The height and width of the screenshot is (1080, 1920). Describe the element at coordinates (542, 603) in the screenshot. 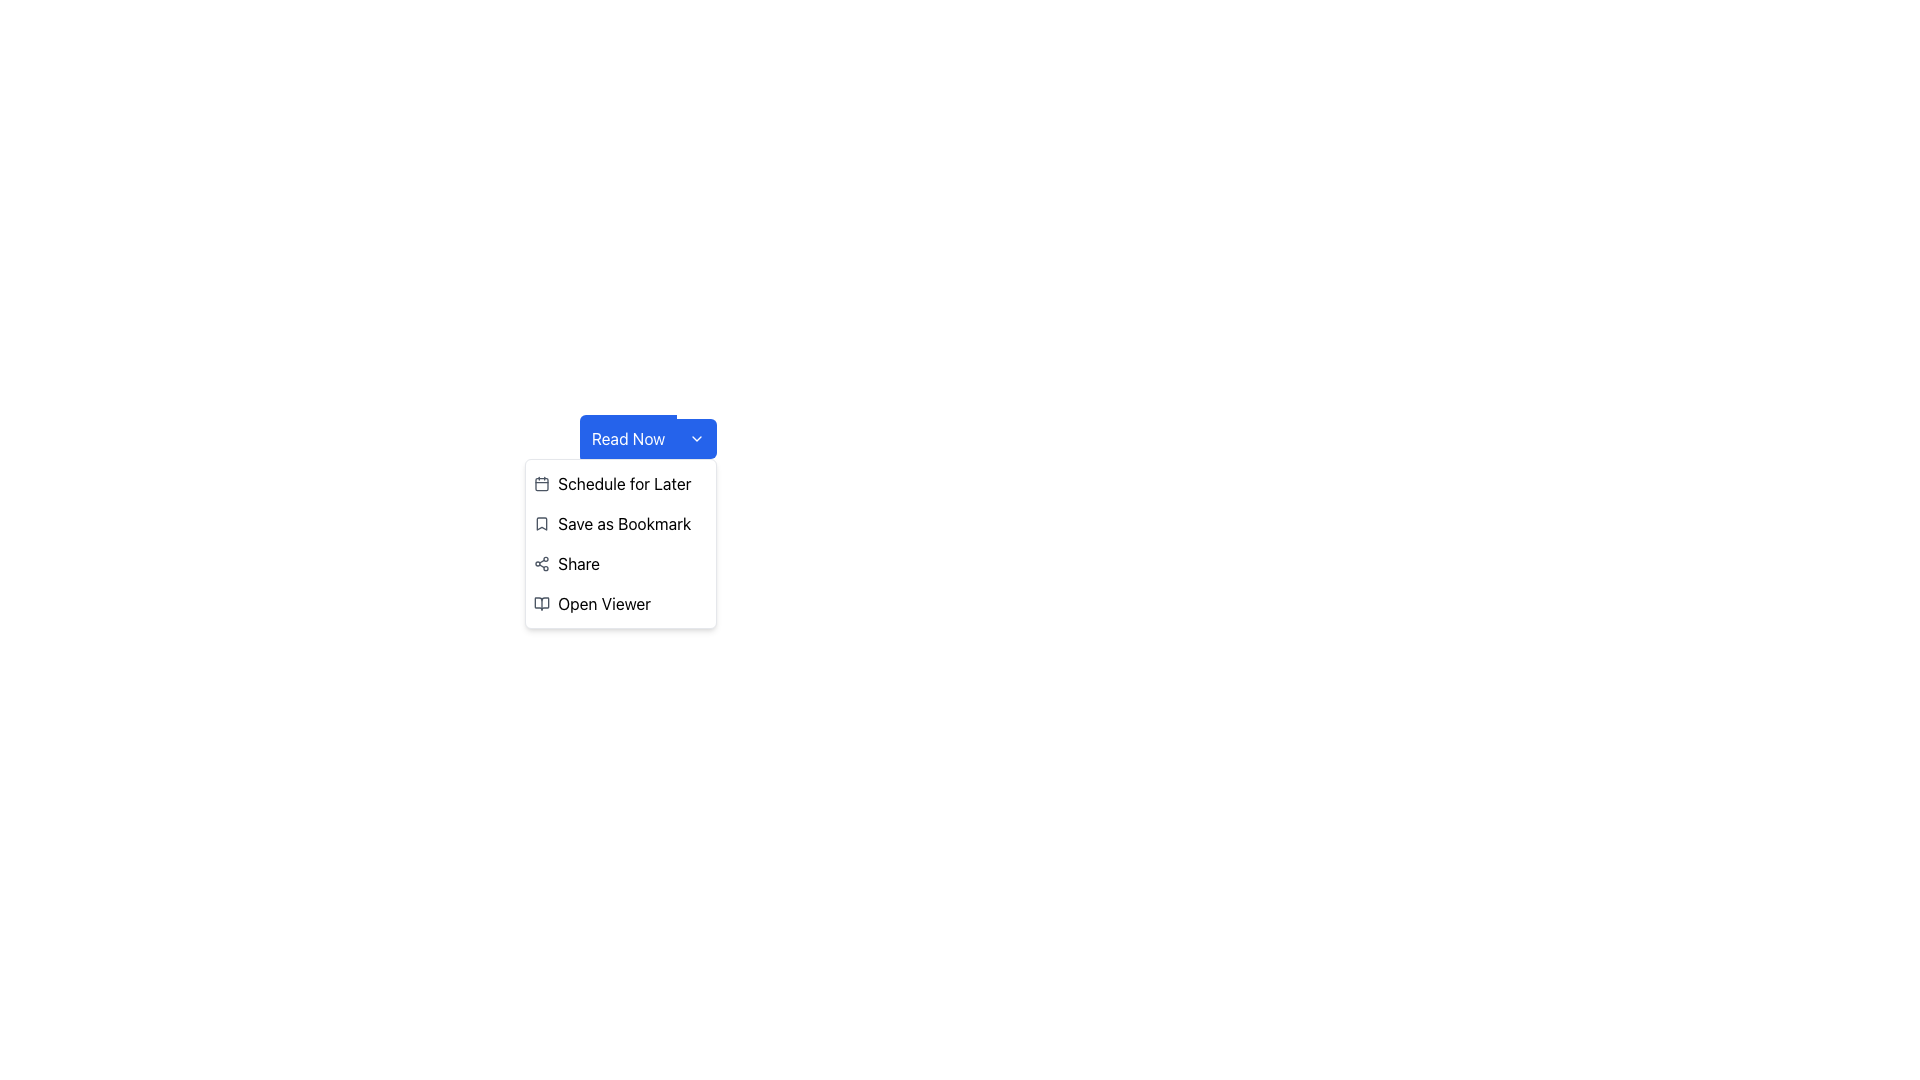

I see `the open book icon located near the bottom right corner of the menu` at that location.